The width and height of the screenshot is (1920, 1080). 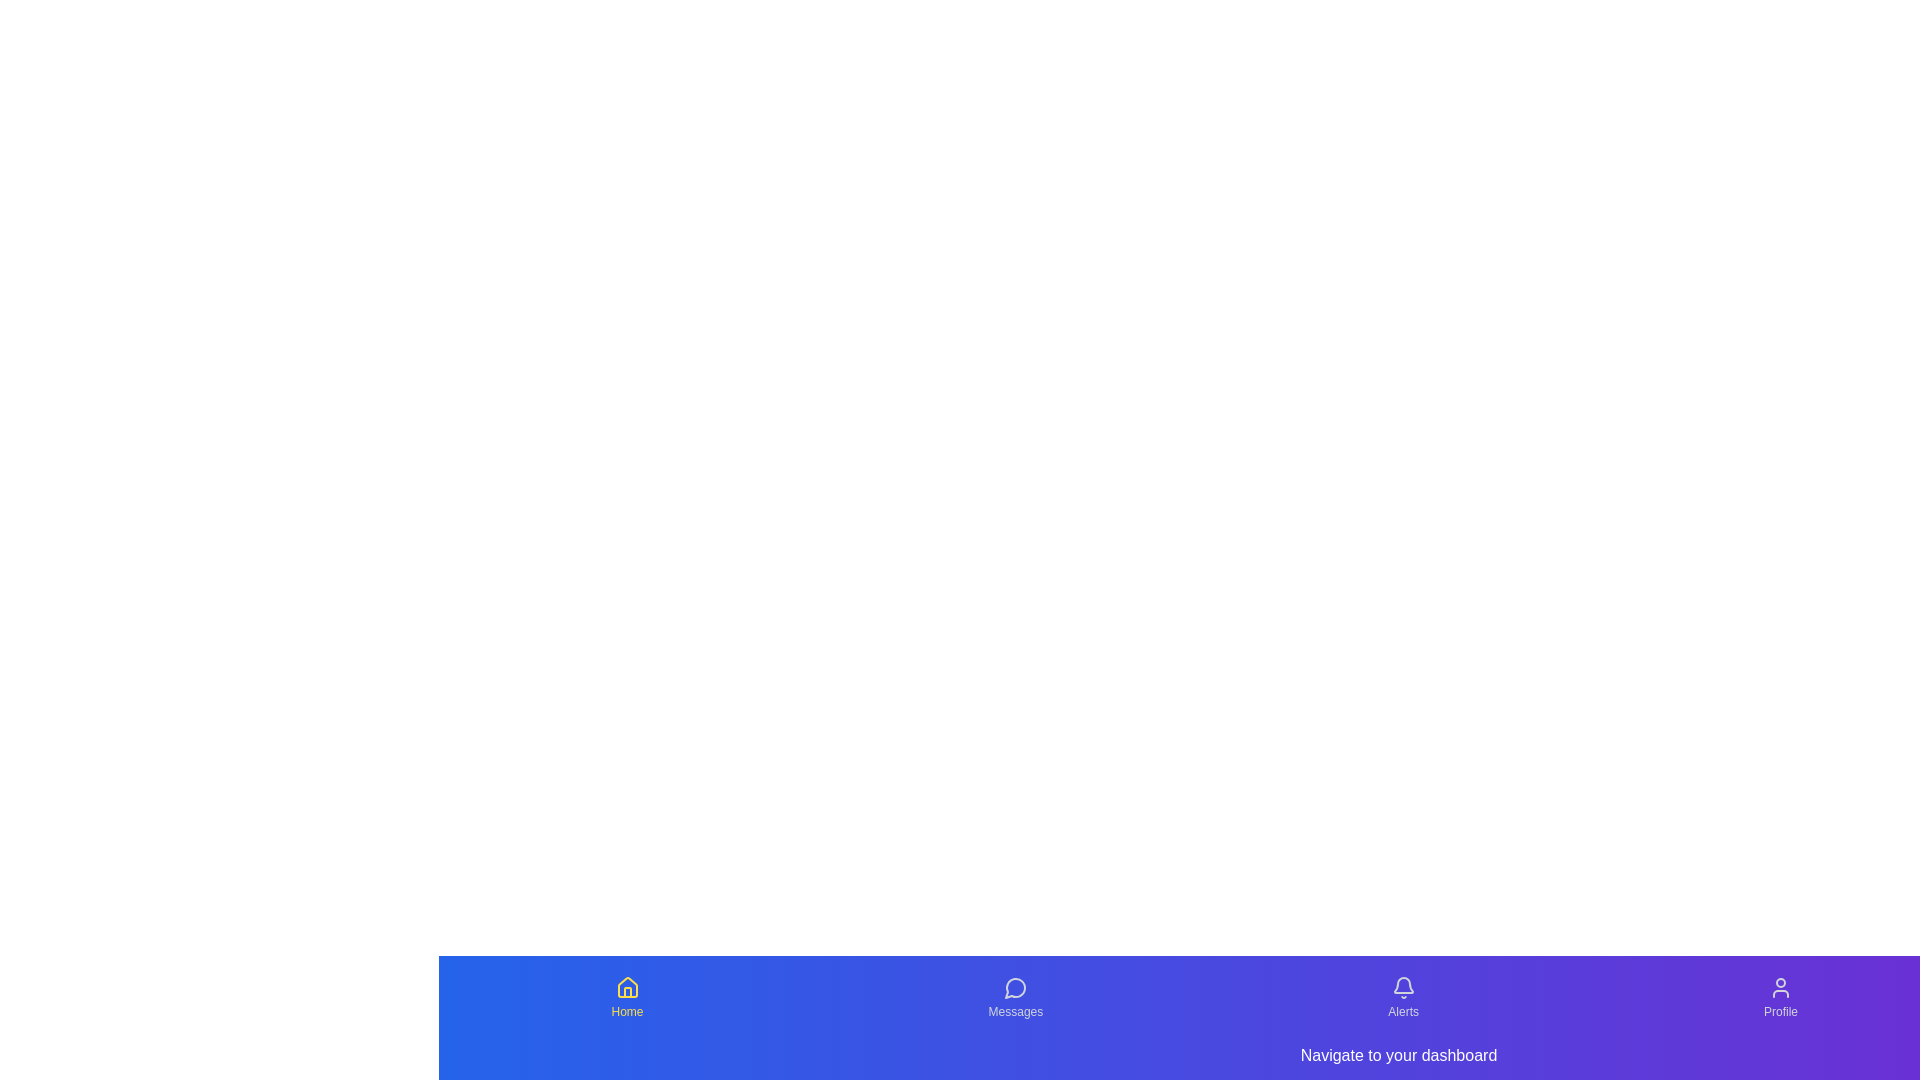 I want to click on the Messages tab from the navigation menu, so click(x=1015, y=998).